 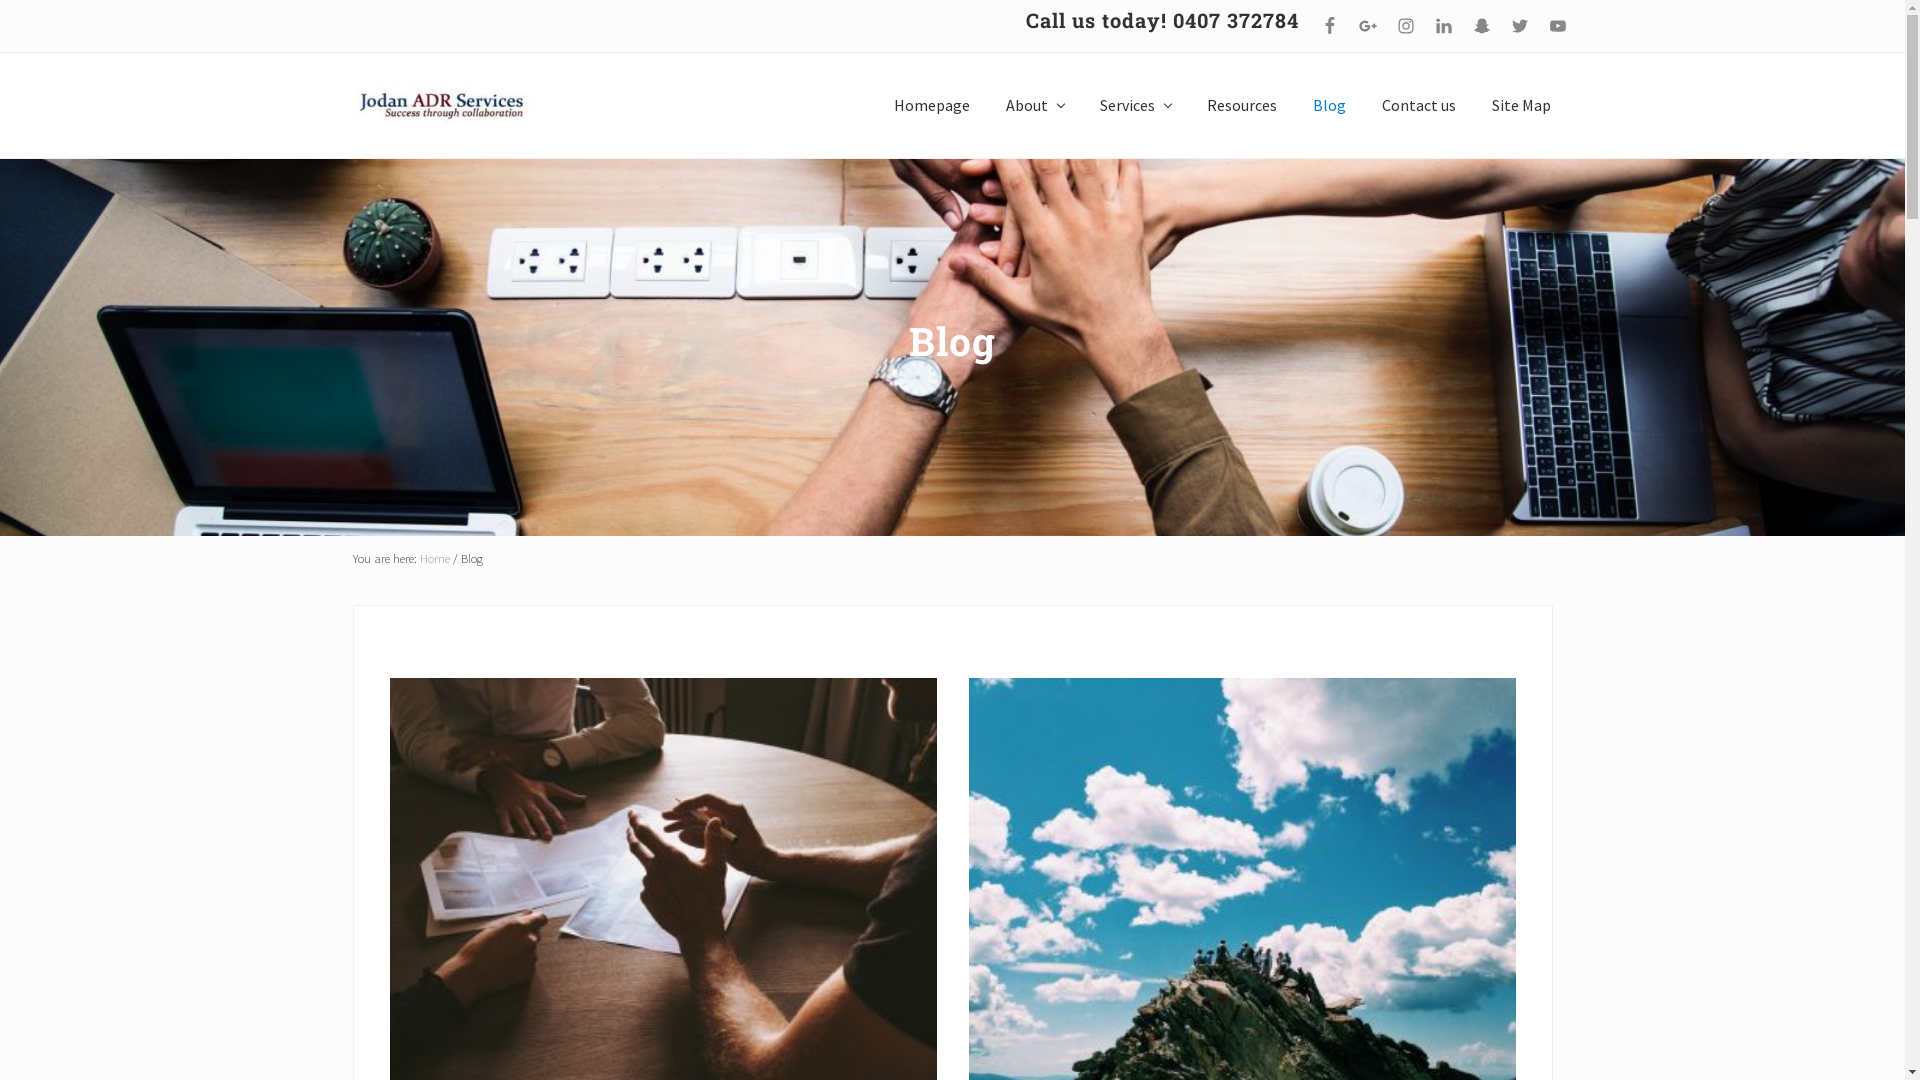 I want to click on 'Snapchat', so click(x=1481, y=26).